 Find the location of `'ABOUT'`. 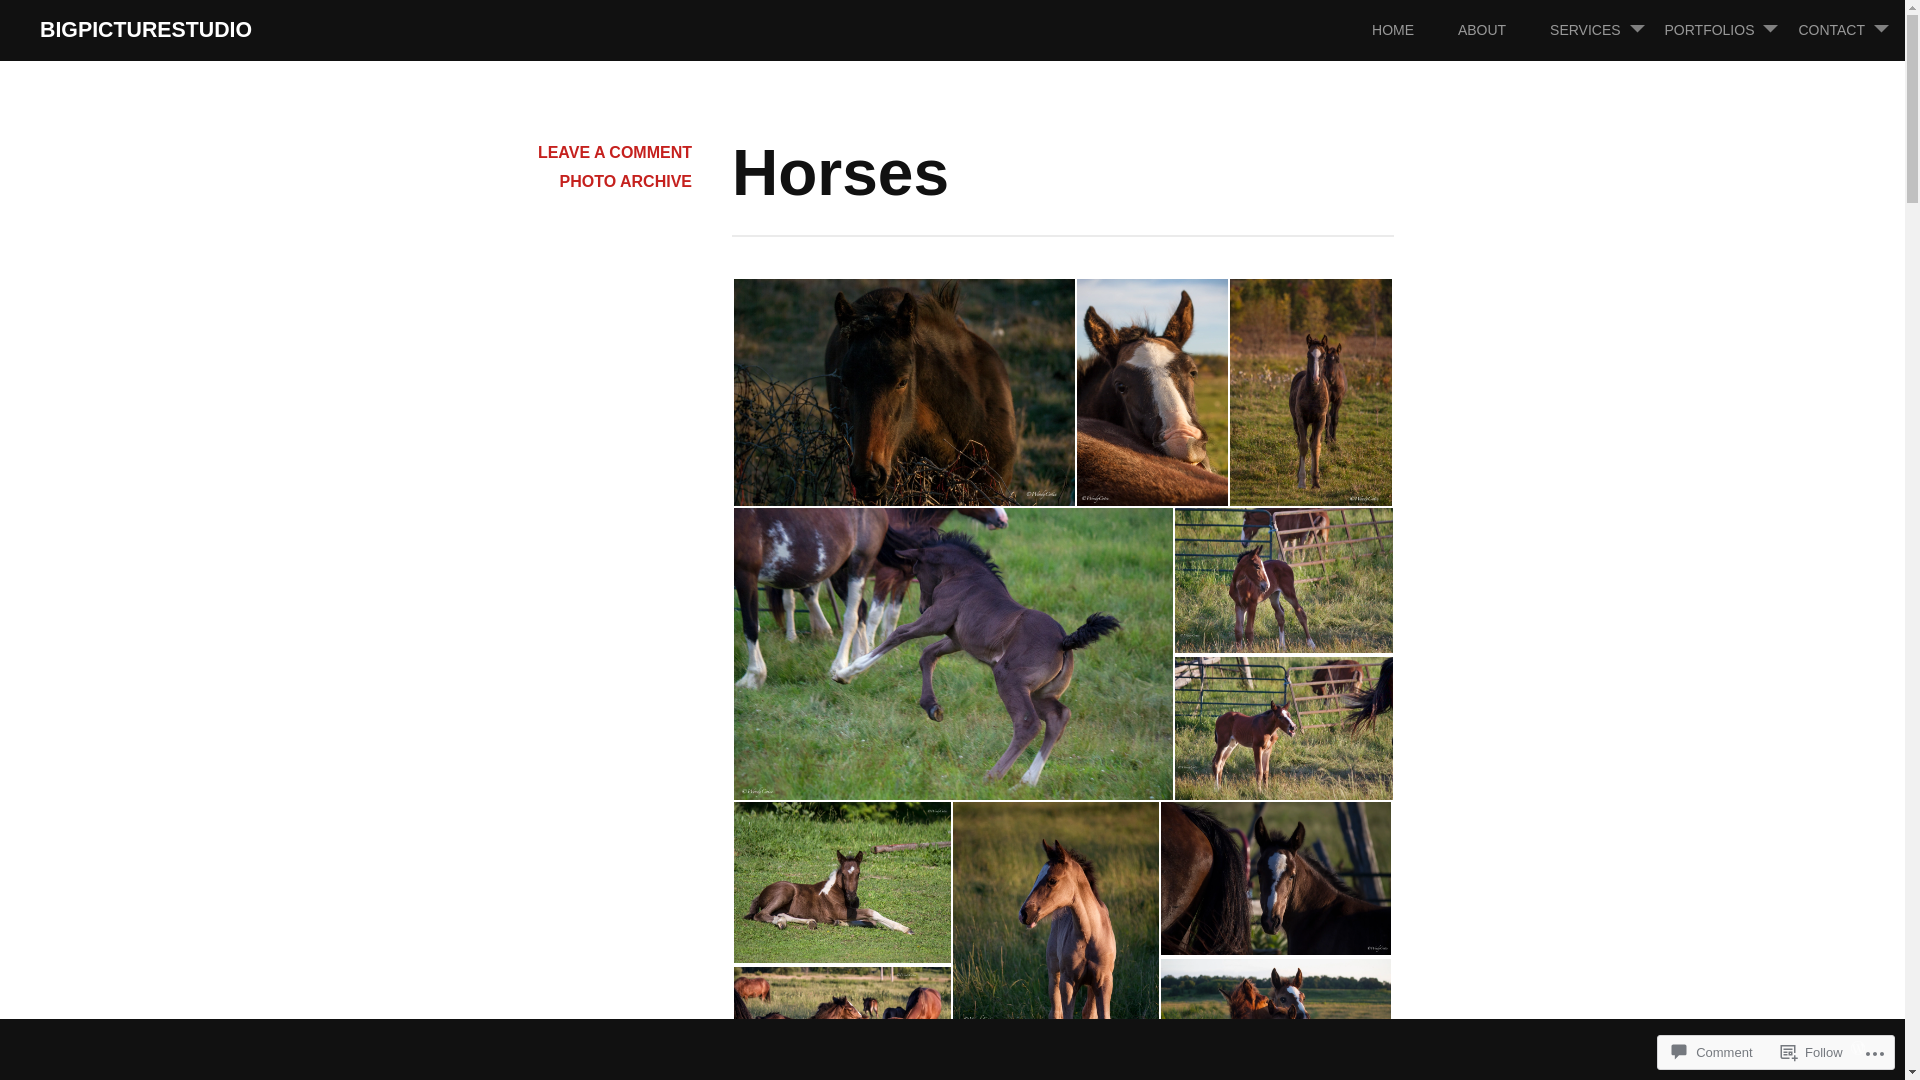

'ABOUT' is located at coordinates (1458, 30).